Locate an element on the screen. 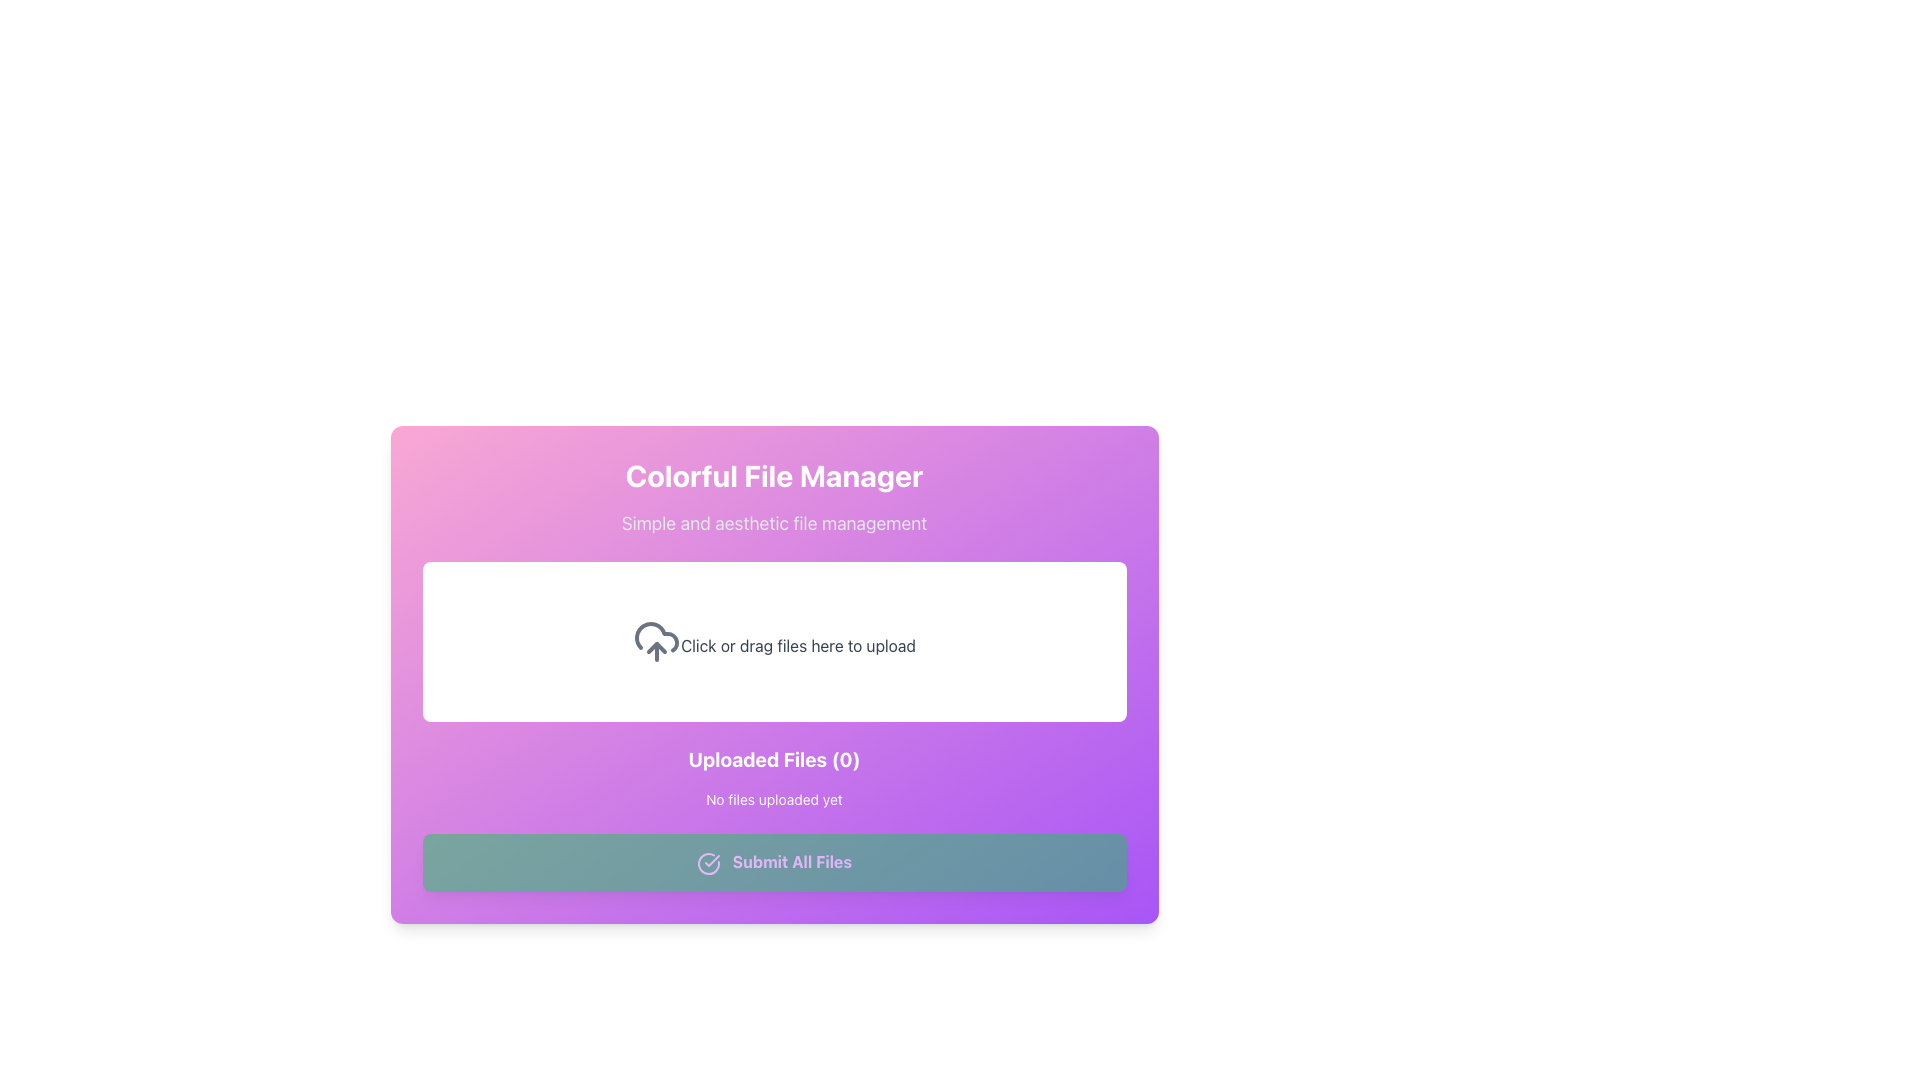  the label indicating the number of files uploaded, which displays zero by default and is located below the file upload area is located at coordinates (773, 759).